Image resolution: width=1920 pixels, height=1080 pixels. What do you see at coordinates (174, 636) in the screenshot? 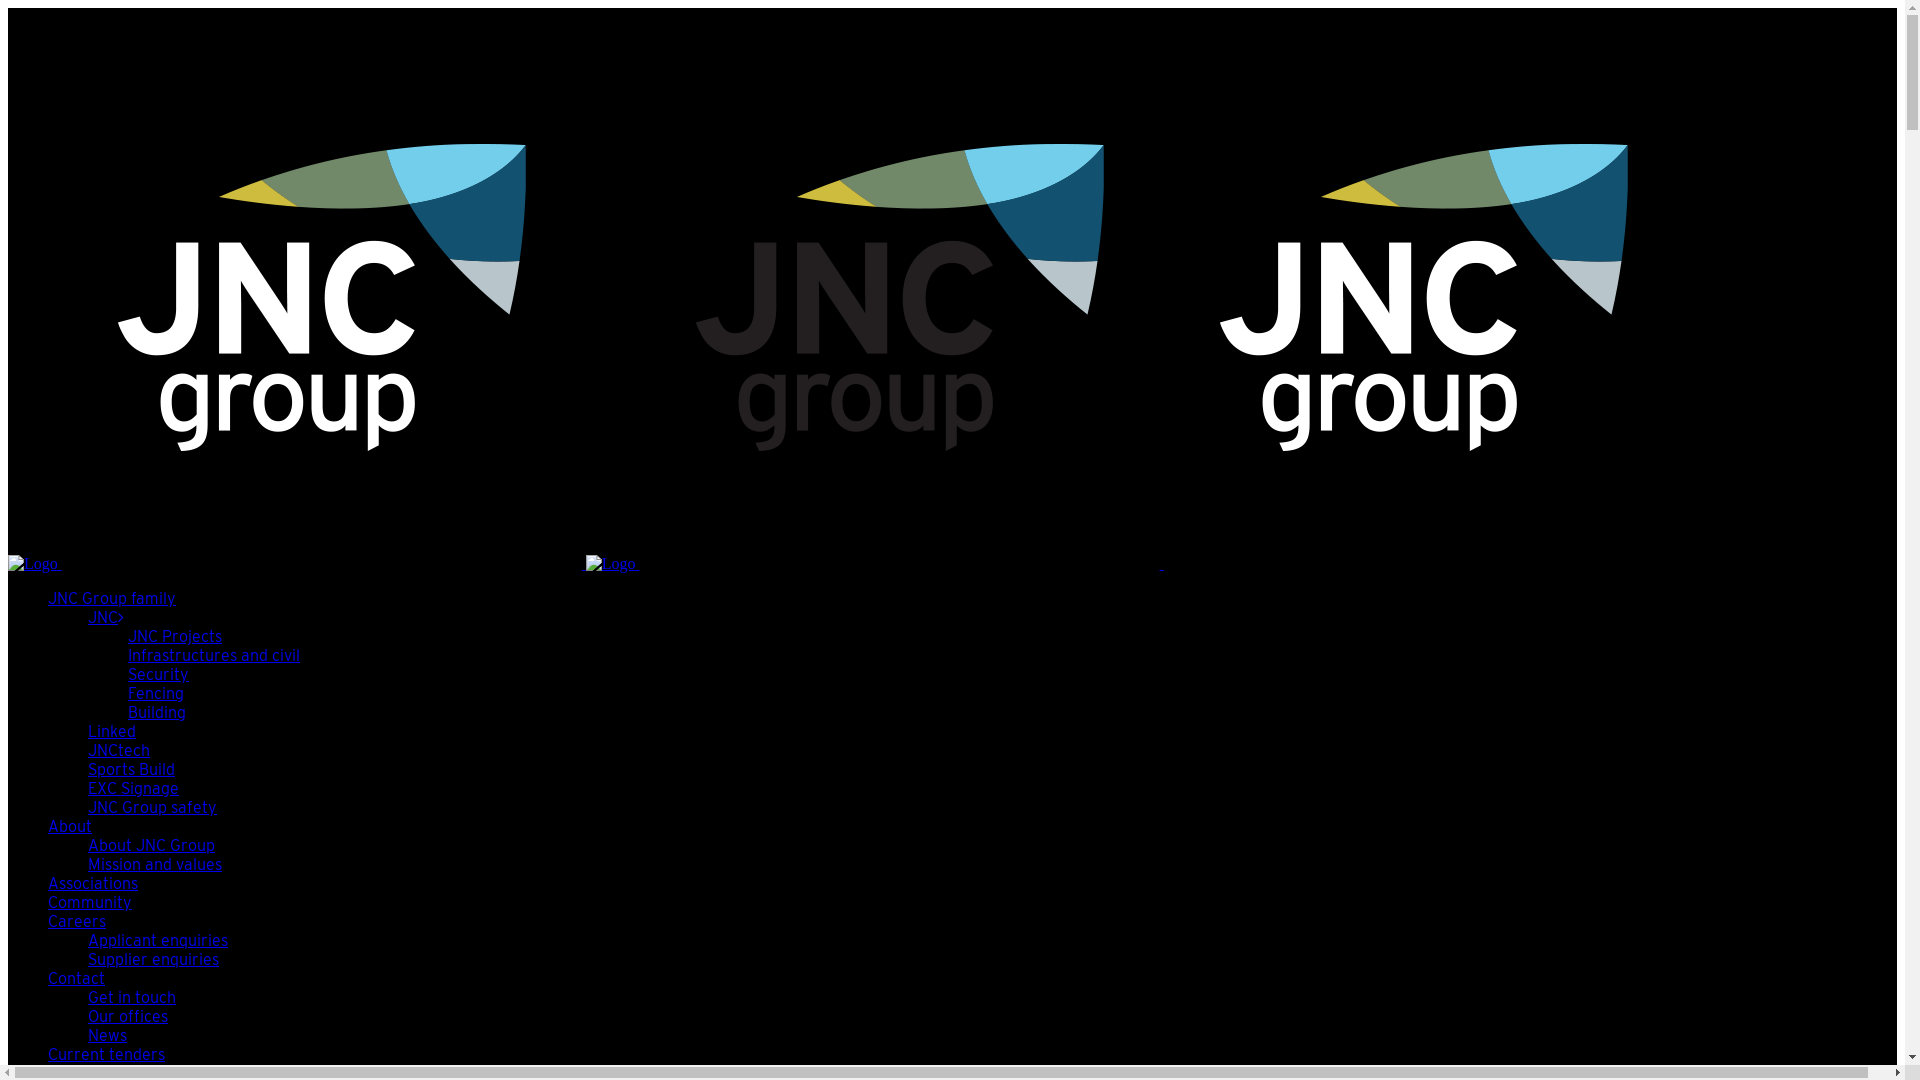
I see `'JNC Projects'` at bounding box center [174, 636].